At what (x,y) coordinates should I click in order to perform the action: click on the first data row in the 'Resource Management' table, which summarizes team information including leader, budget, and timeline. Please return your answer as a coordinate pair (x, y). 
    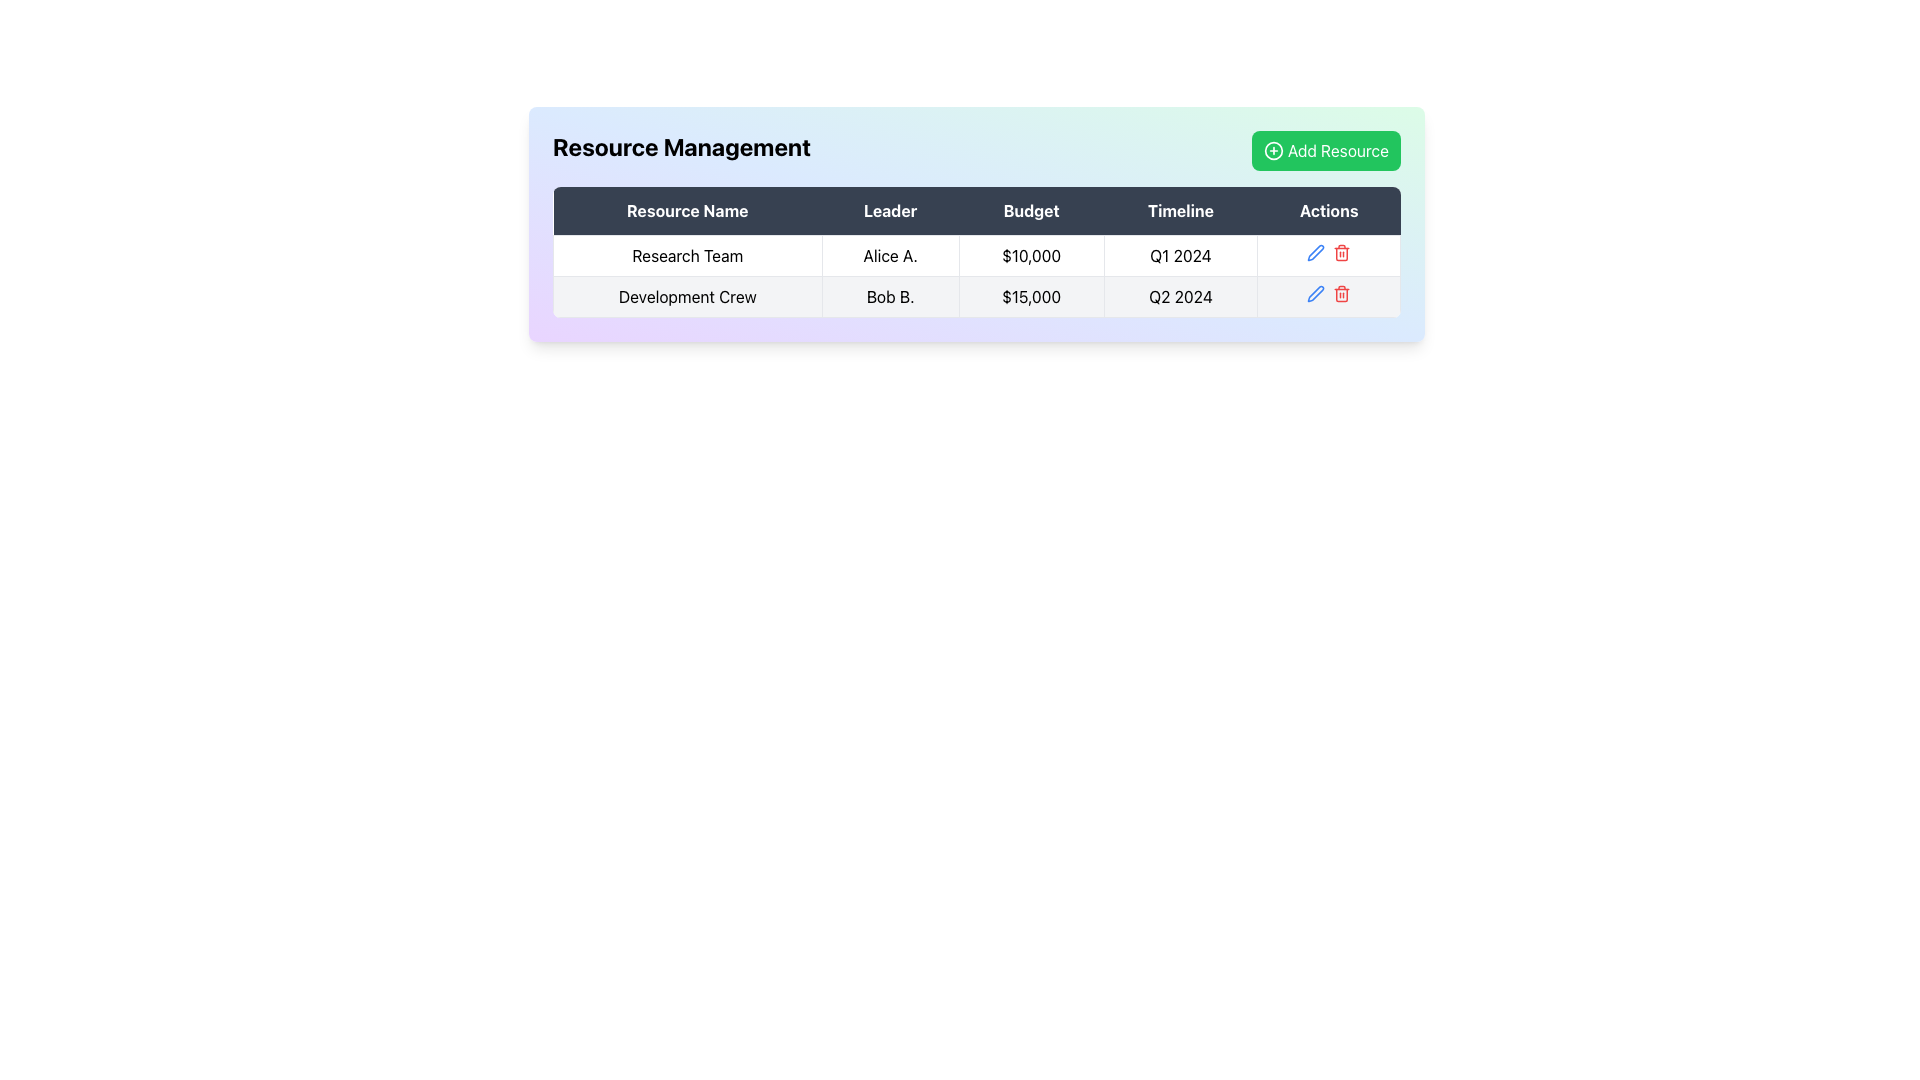
    Looking at the image, I should click on (977, 254).